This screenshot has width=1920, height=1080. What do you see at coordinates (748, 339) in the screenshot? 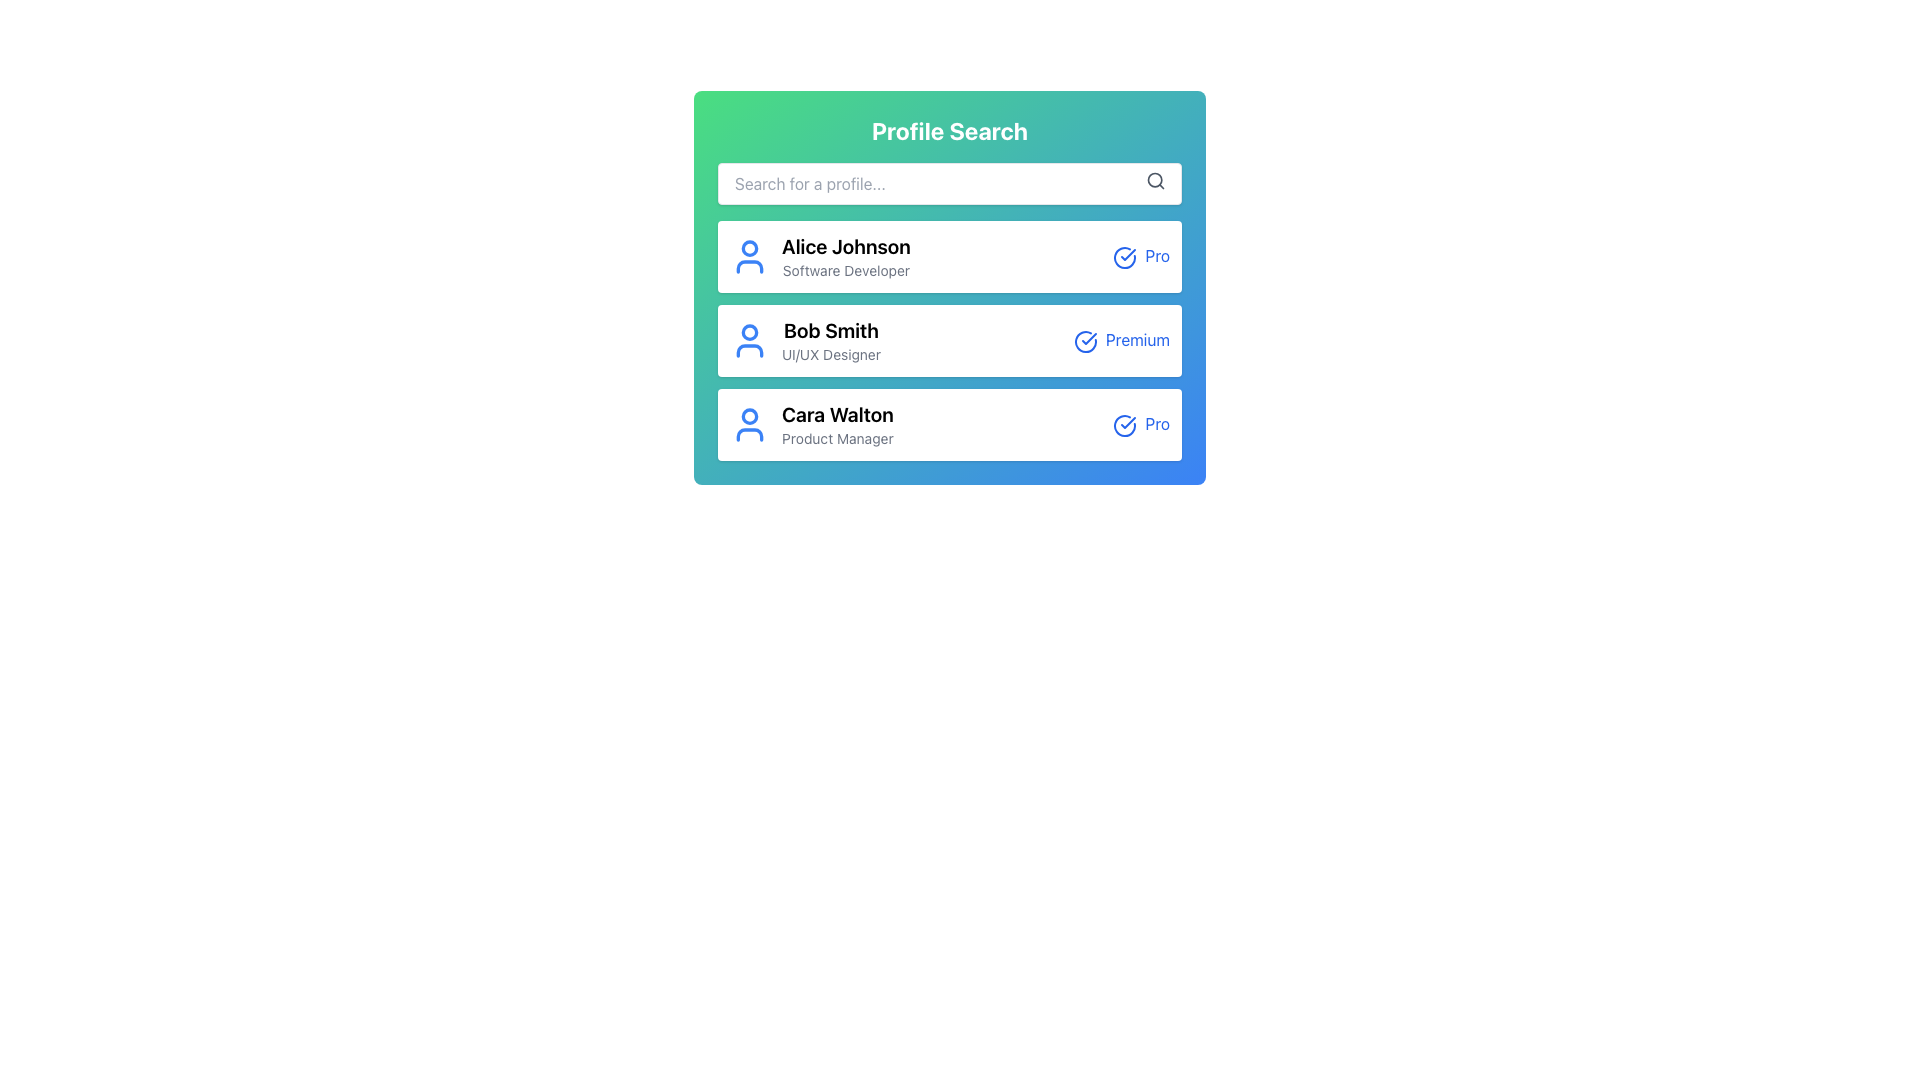
I see `the user profile icon, which is a blue outline of a head and shoulders, located beside the text 'Bob Smith' in the row labeled 'Bob Smith UI/UX Designer Premium'` at bounding box center [748, 339].